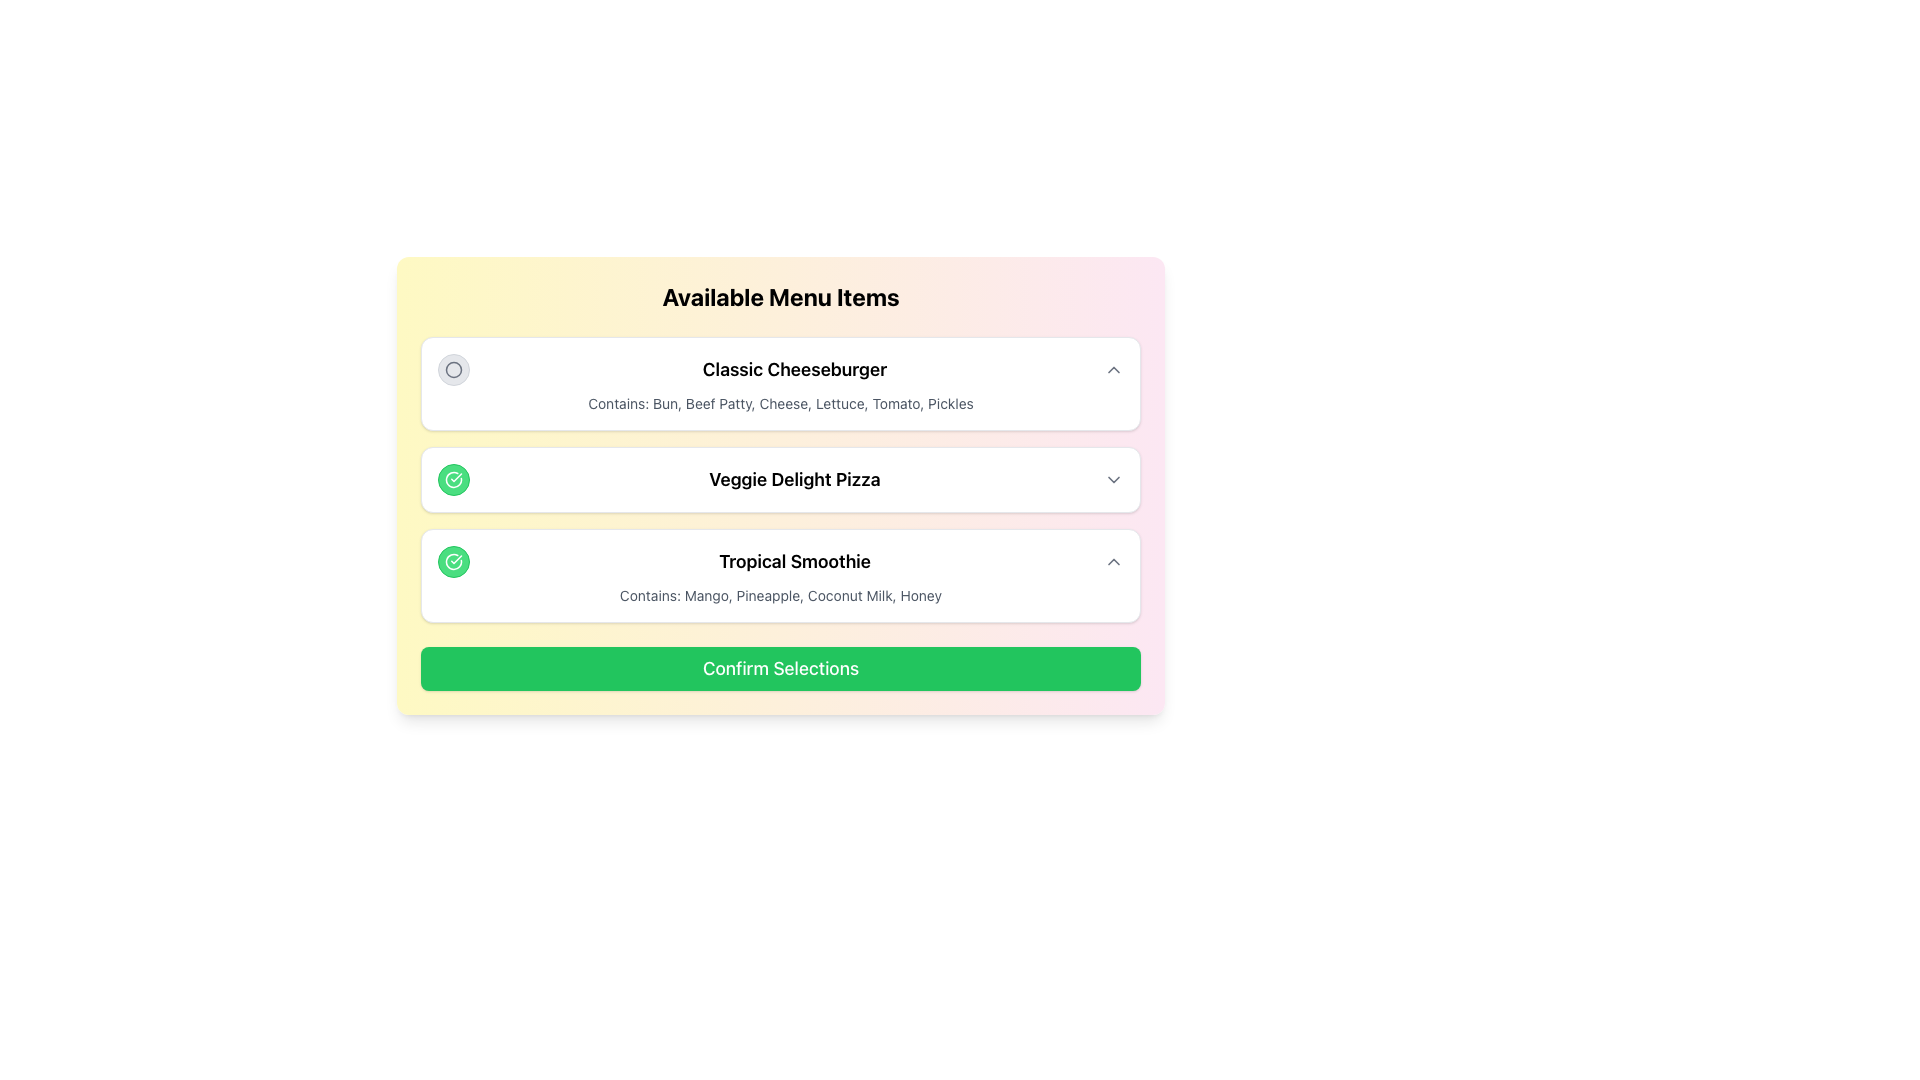 The image size is (1920, 1080). What do you see at coordinates (453, 562) in the screenshot?
I see `the Icon Button located to the left of the 'Tropical Smoothie' text` at bounding box center [453, 562].